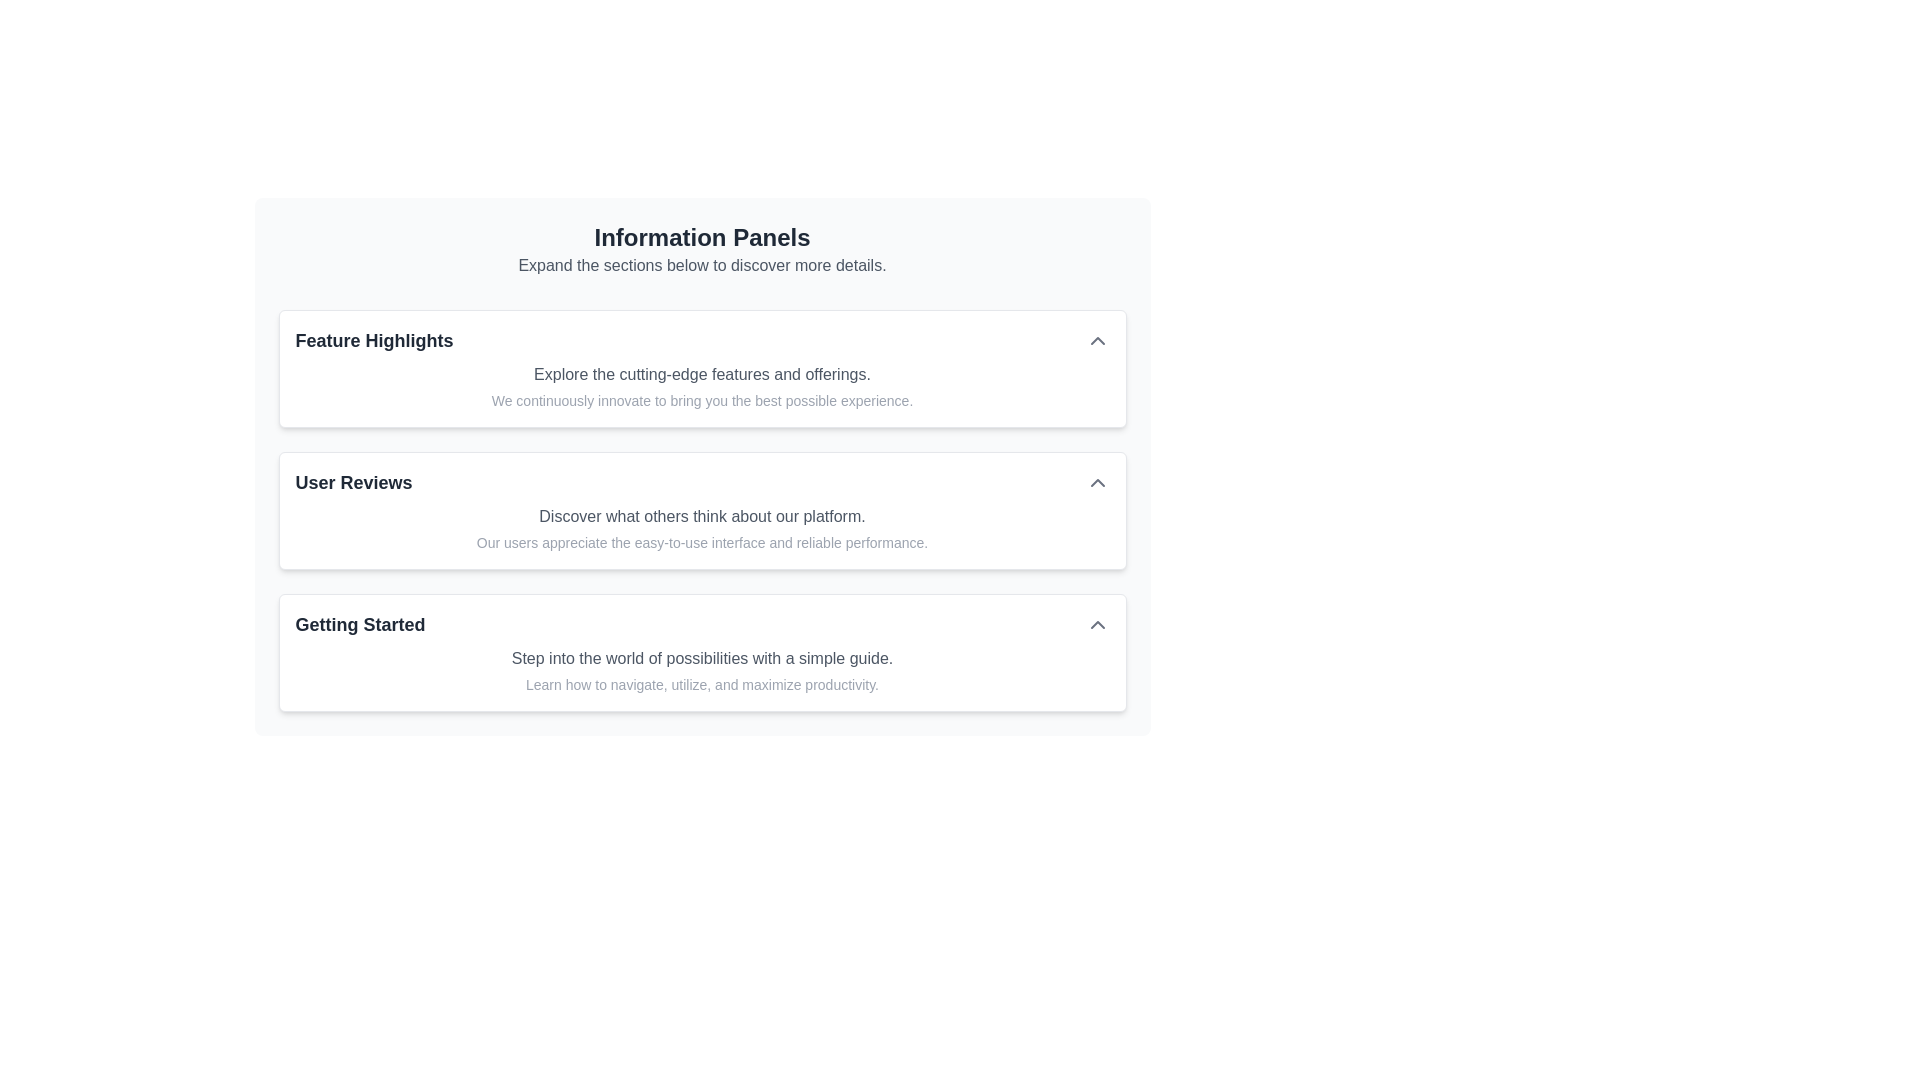 The image size is (1920, 1080). Describe the element at coordinates (702, 509) in the screenshot. I see `the collapsible icon in the information panel group` at that location.